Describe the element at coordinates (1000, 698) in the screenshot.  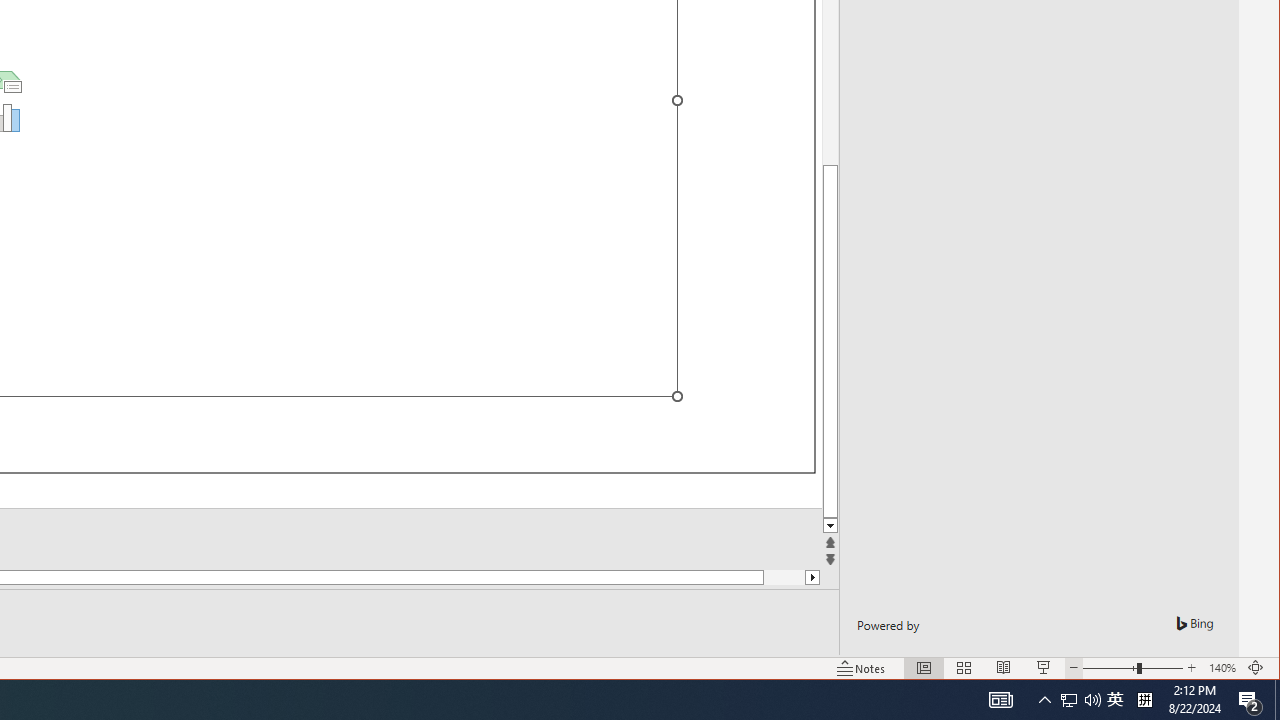
I see `'AutomationID: 4105'` at that location.